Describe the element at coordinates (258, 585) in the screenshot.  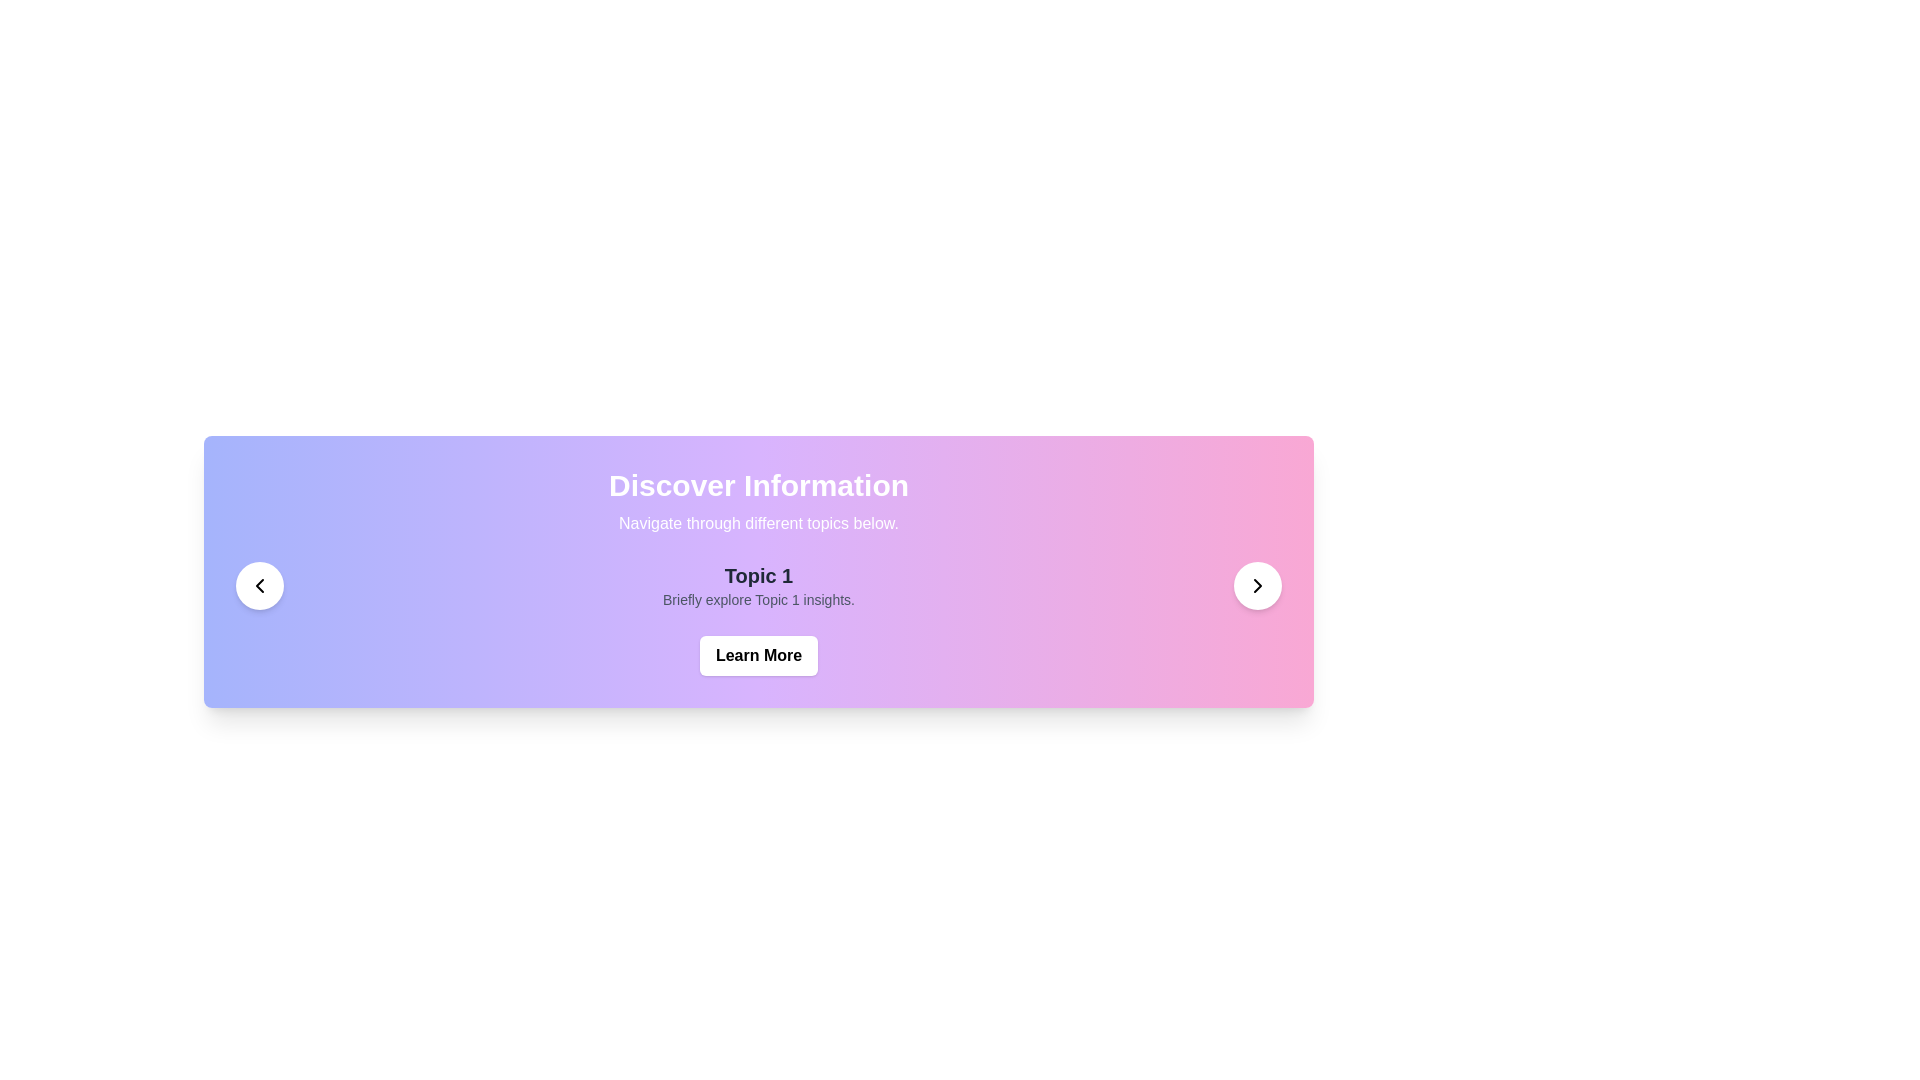
I see `the left-pointing chevron icon, which is a thin outlined arrow located within a circular white button on the left side of the gradient card` at that location.